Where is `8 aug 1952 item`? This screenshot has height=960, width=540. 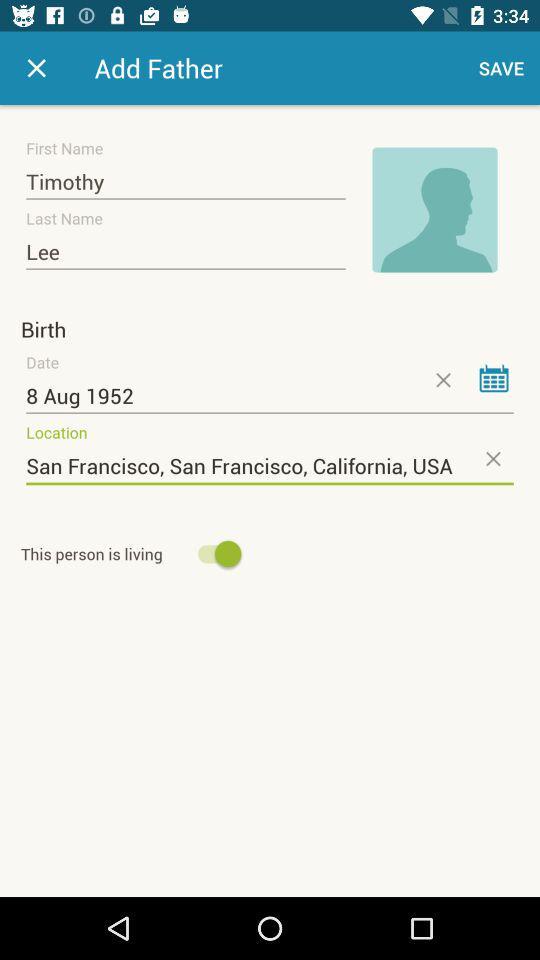
8 aug 1952 item is located at coordinates (270, 395).